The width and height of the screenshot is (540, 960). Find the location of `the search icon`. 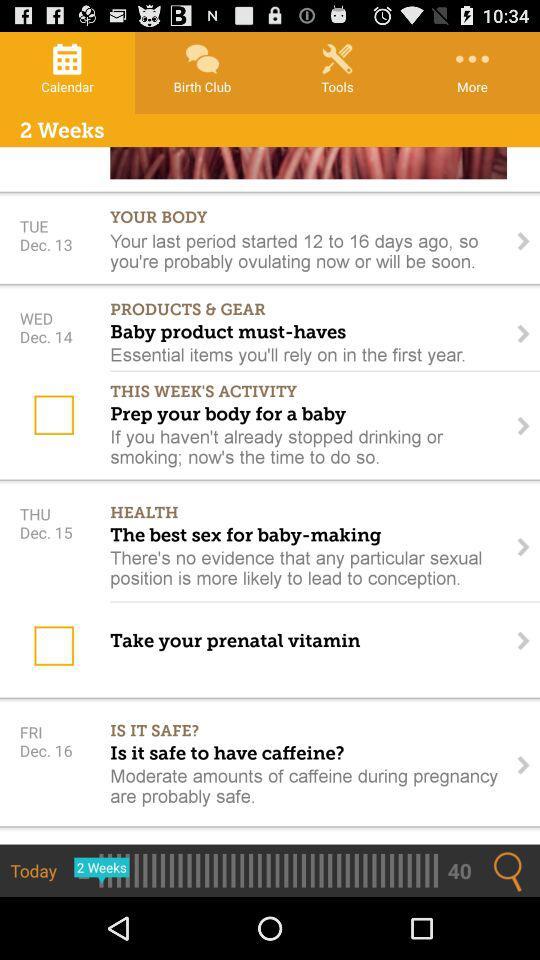

the search icon is located at coordinates (508, 931).